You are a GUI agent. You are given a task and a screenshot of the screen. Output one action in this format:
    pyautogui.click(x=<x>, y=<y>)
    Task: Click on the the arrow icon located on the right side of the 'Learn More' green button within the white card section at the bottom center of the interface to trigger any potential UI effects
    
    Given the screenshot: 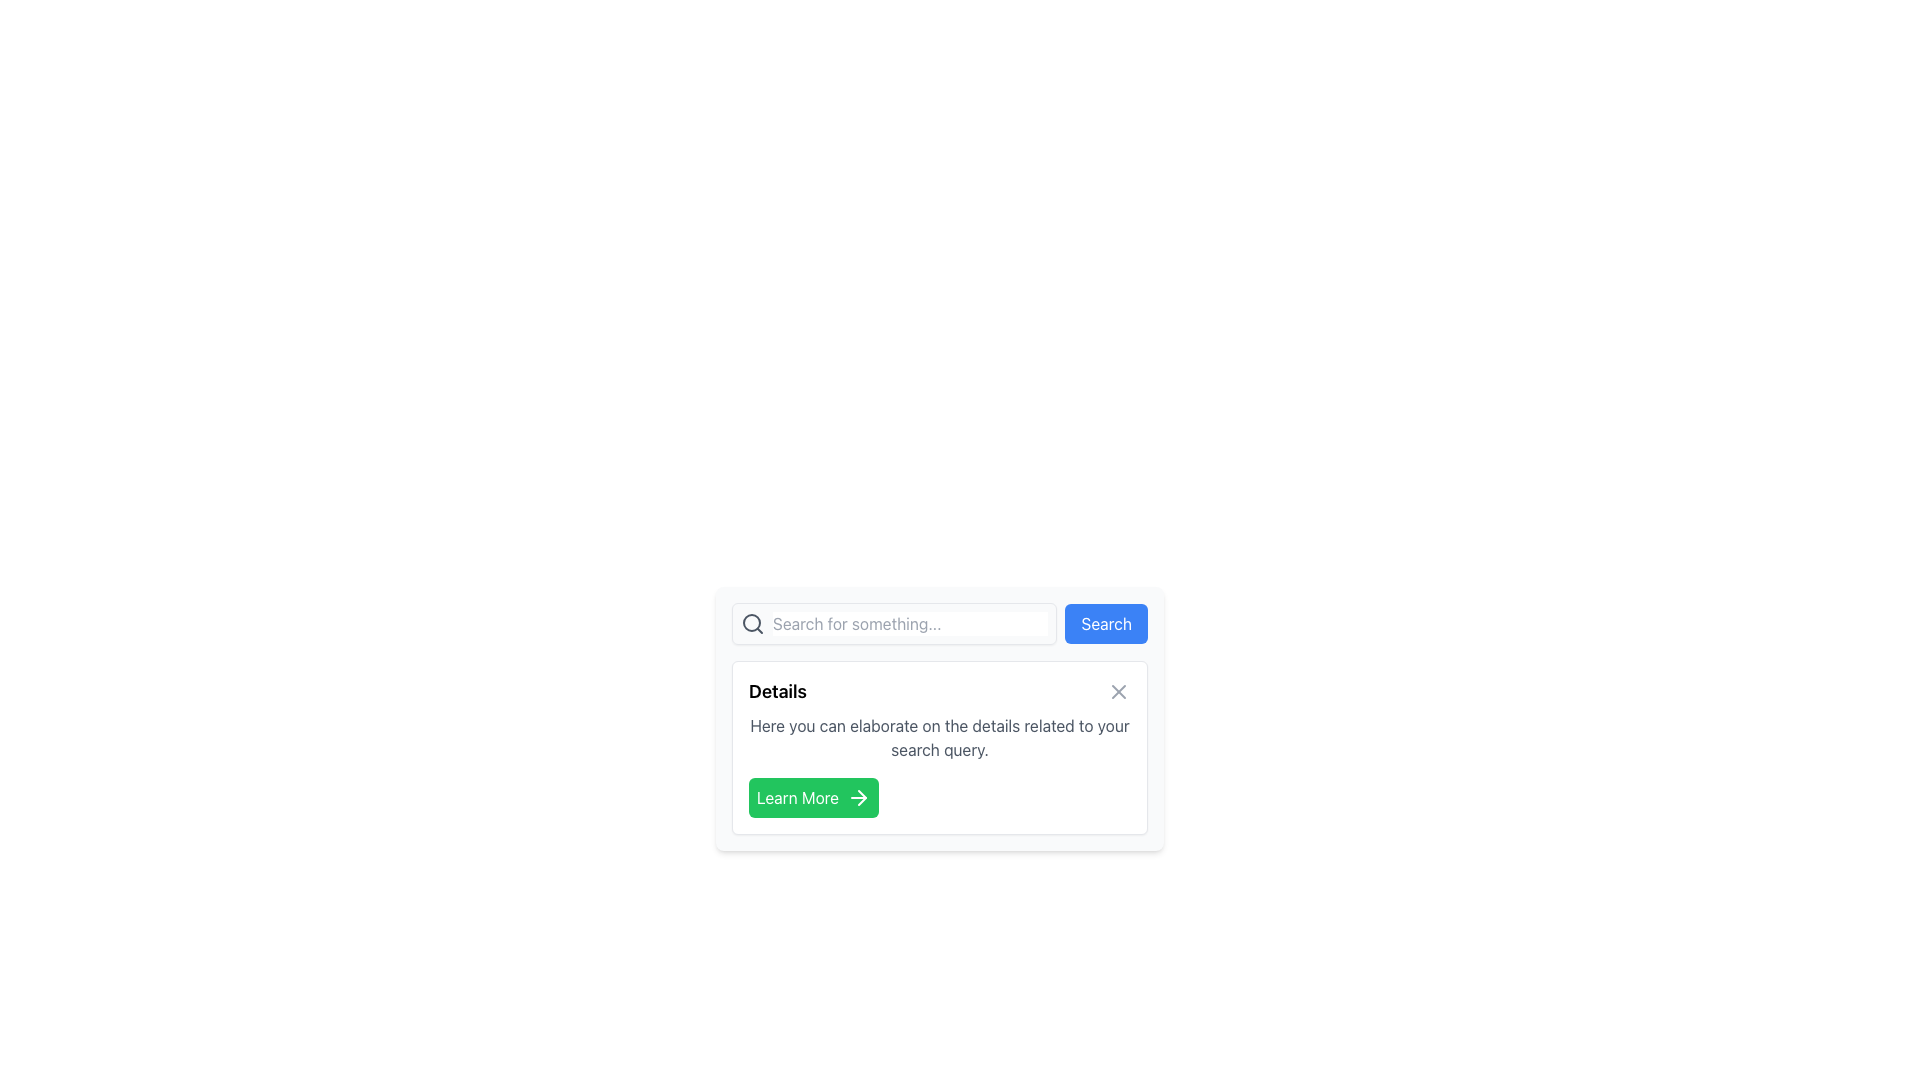 What is the action you would take?
    pyautogui.click(x=859, y=797)
    